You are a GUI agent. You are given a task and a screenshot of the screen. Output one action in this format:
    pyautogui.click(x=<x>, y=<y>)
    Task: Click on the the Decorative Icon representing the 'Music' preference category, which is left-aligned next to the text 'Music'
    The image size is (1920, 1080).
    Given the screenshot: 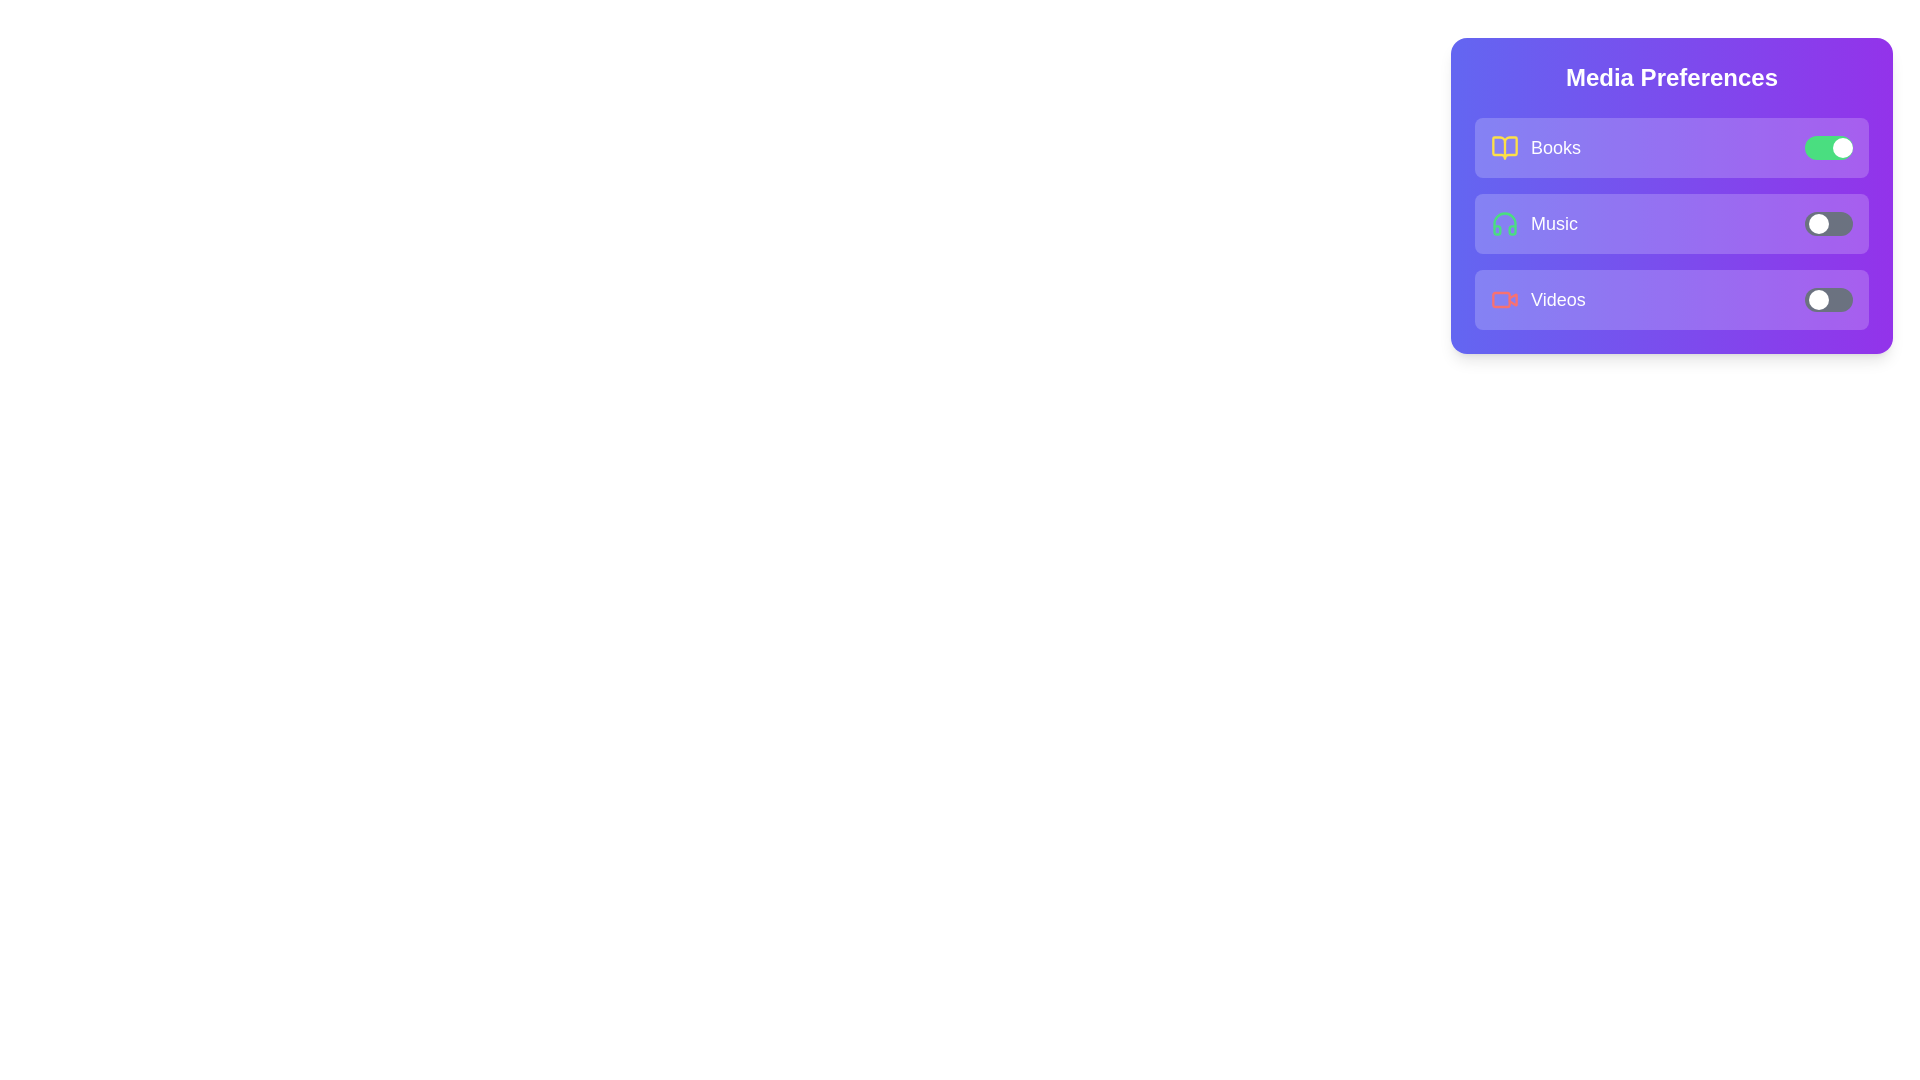 What is the action you would take?
    pyautogui.click(x=1505, y=223)
    